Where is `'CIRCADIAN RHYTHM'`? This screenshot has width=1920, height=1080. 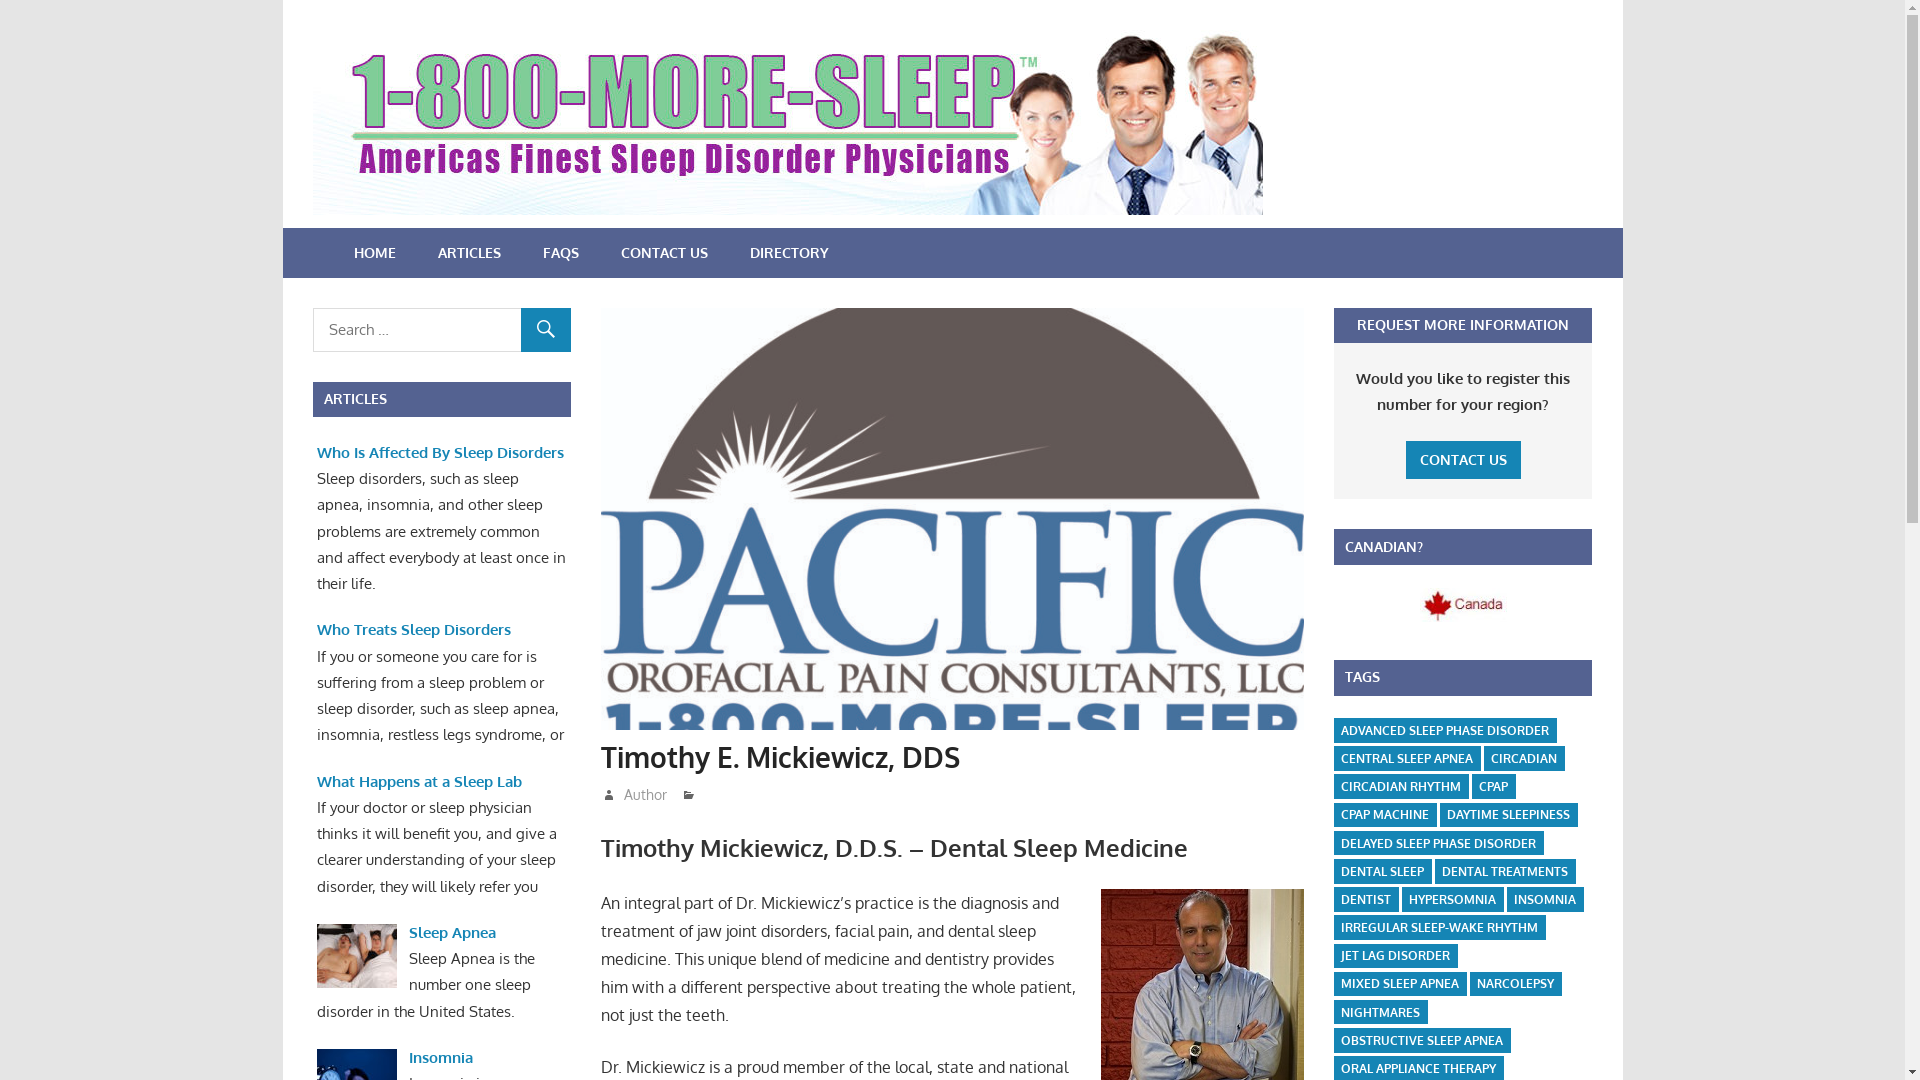
'CIRCADIAN RHYTHM' is located at coordinates (1400, 785).